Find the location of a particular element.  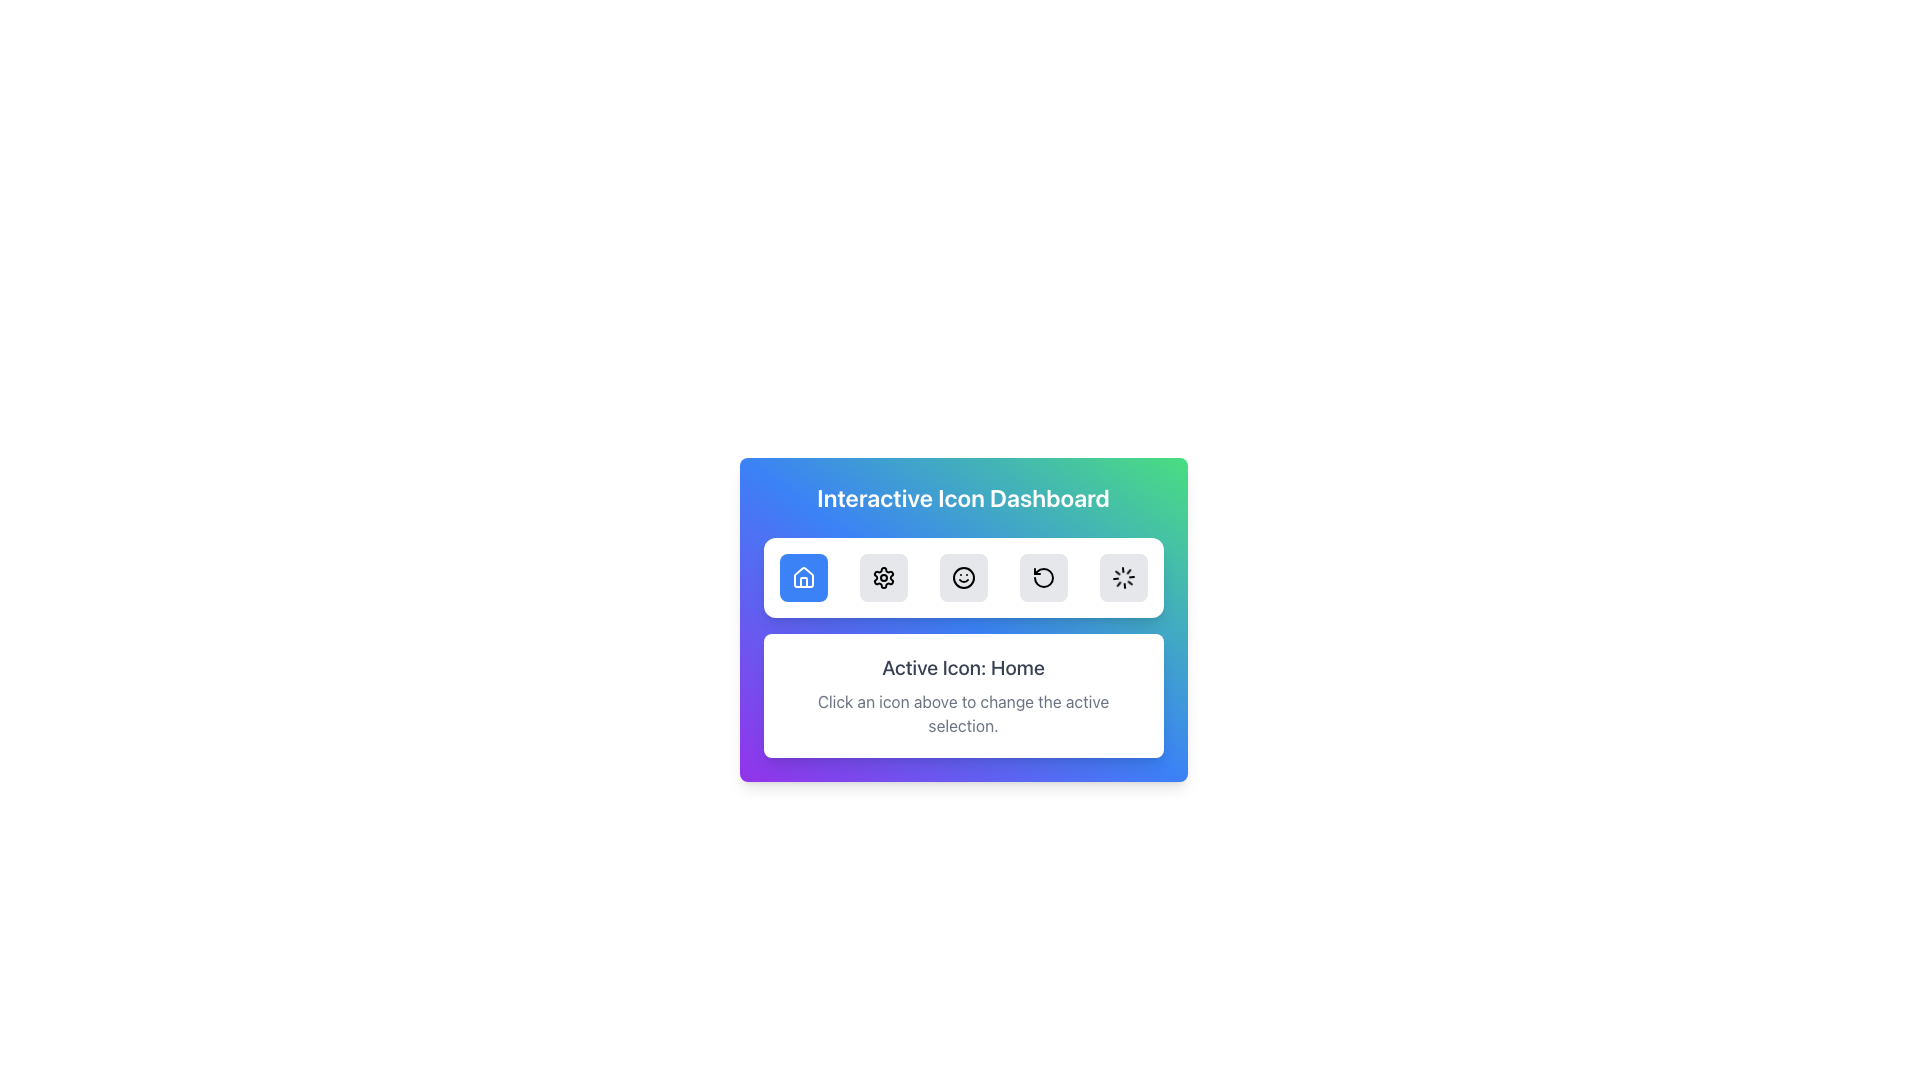

the blue button with a house icon located in the Interactive Icon Dashboard for accessibility purposes is located at coordinates (803, 578).